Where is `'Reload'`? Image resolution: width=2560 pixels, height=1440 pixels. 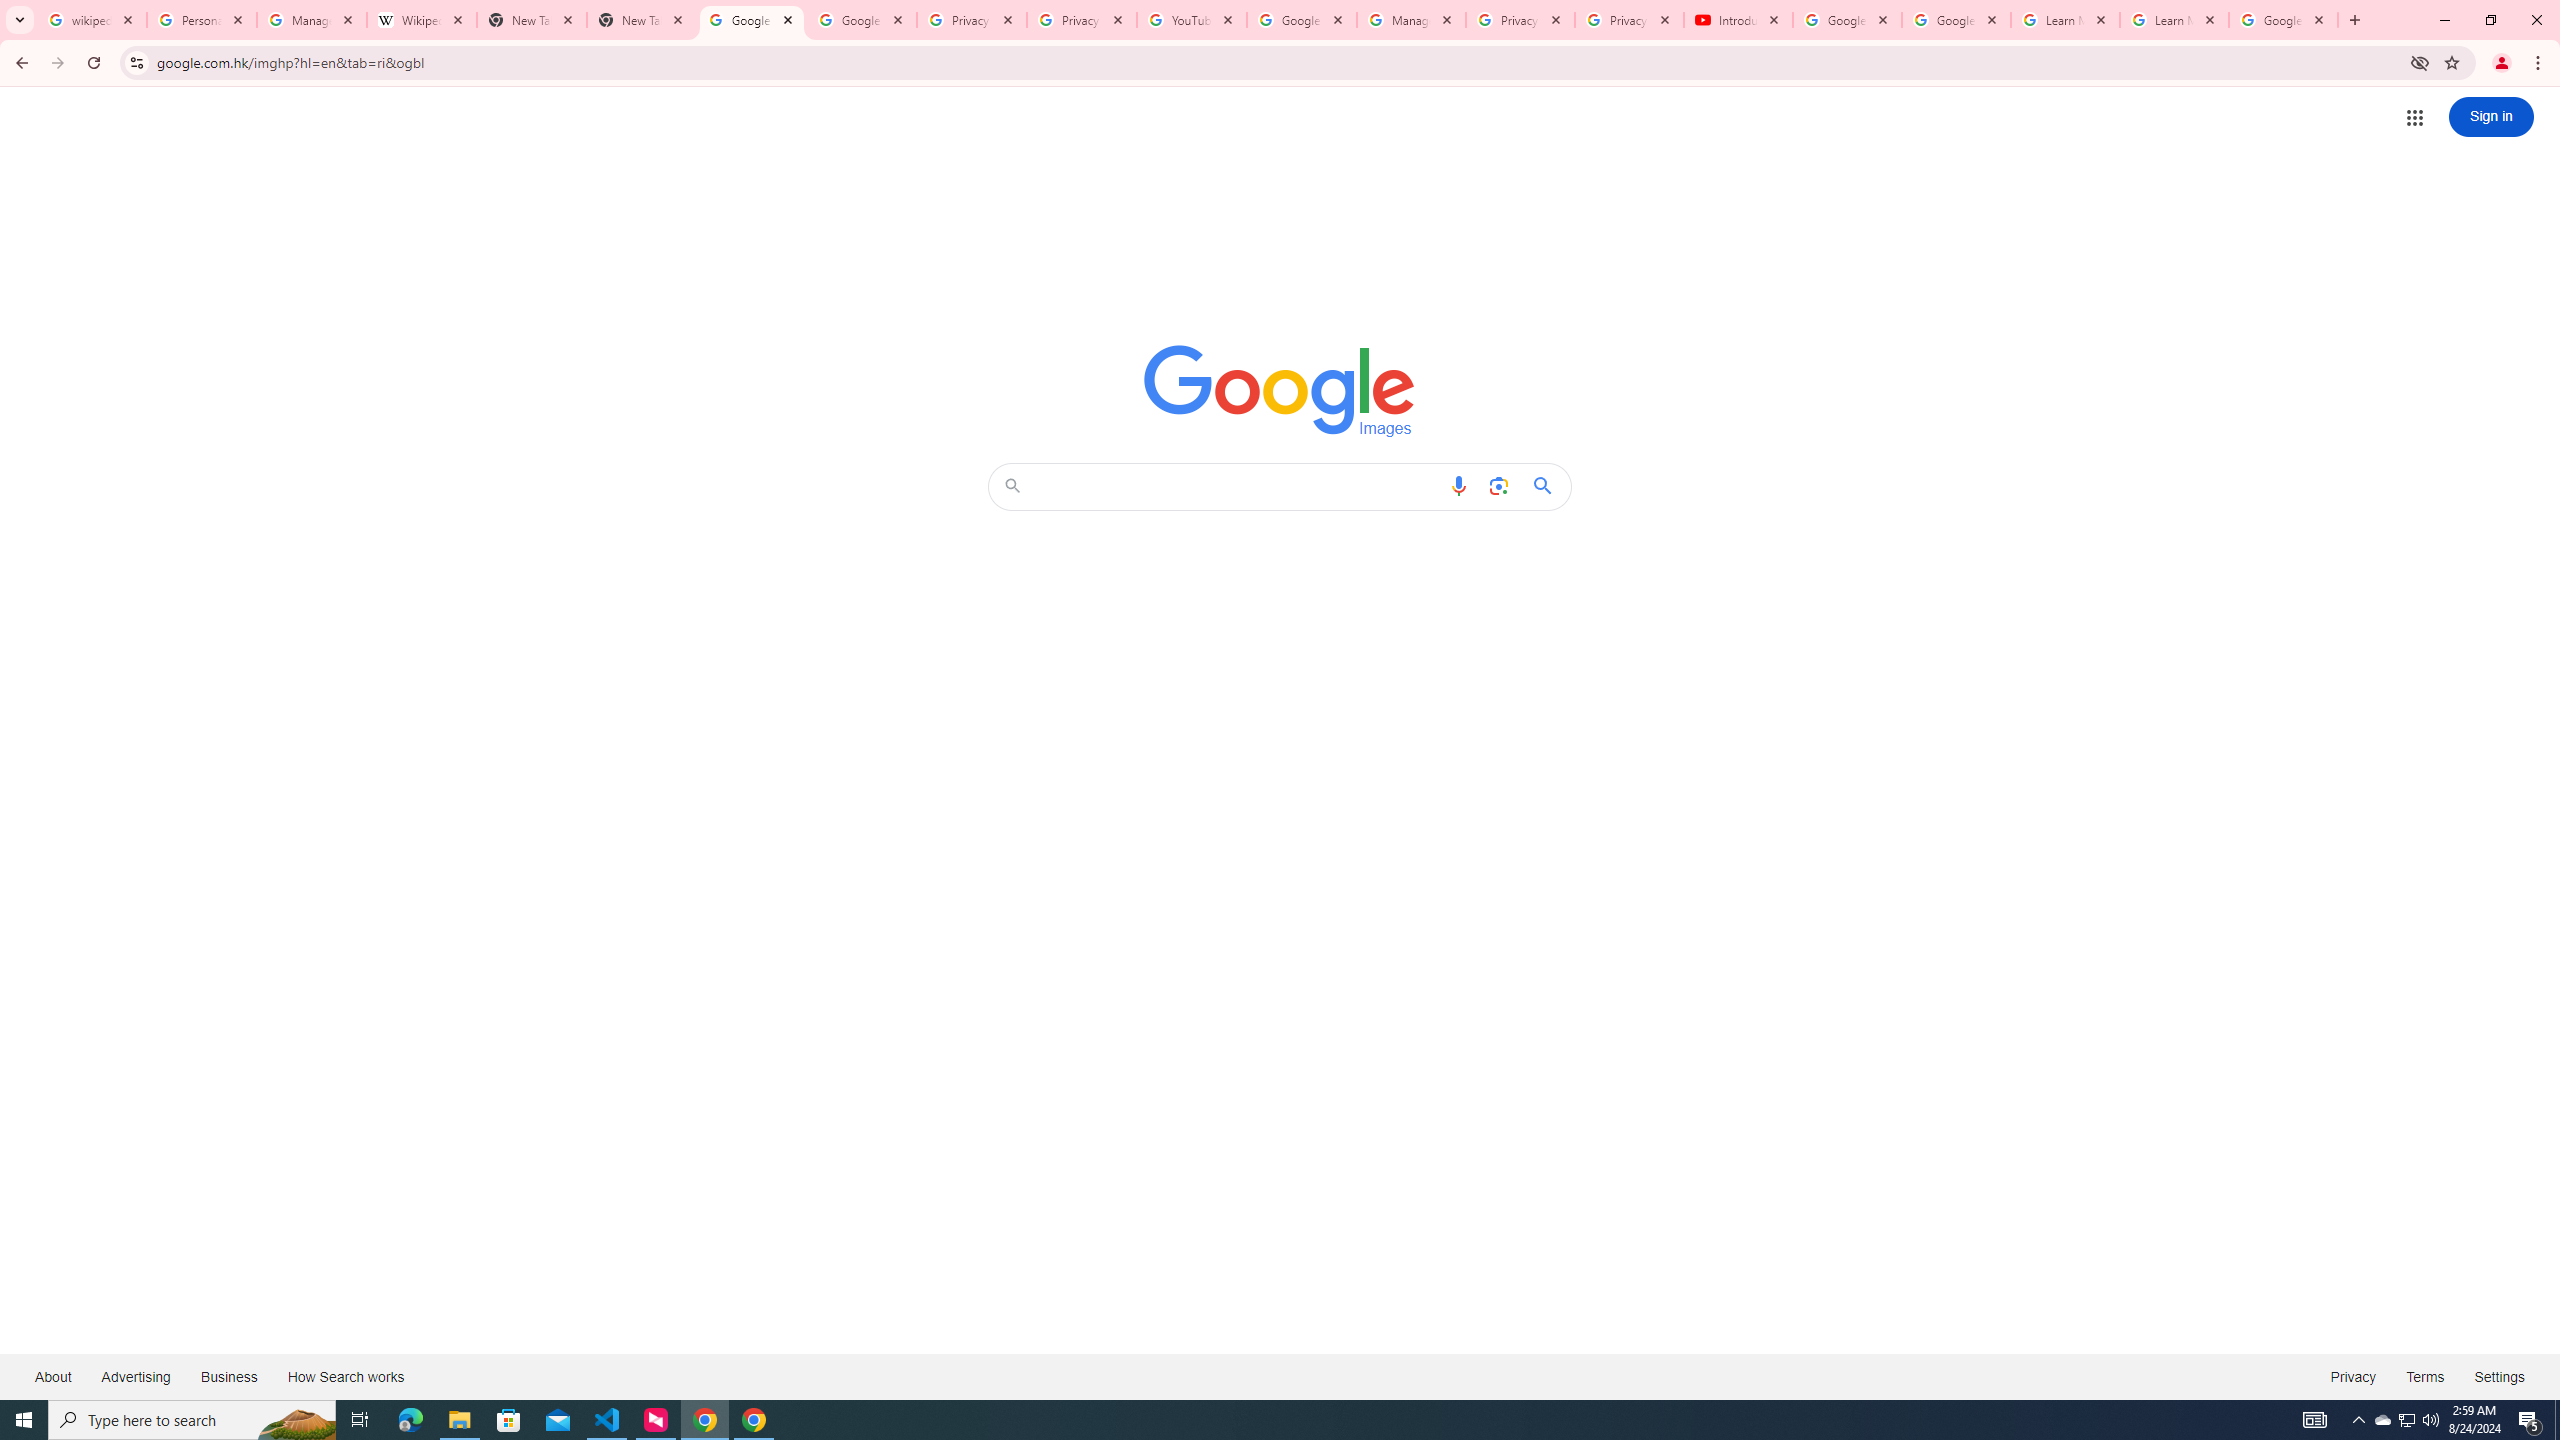 'Reload' is located at coordinates (93, 62).